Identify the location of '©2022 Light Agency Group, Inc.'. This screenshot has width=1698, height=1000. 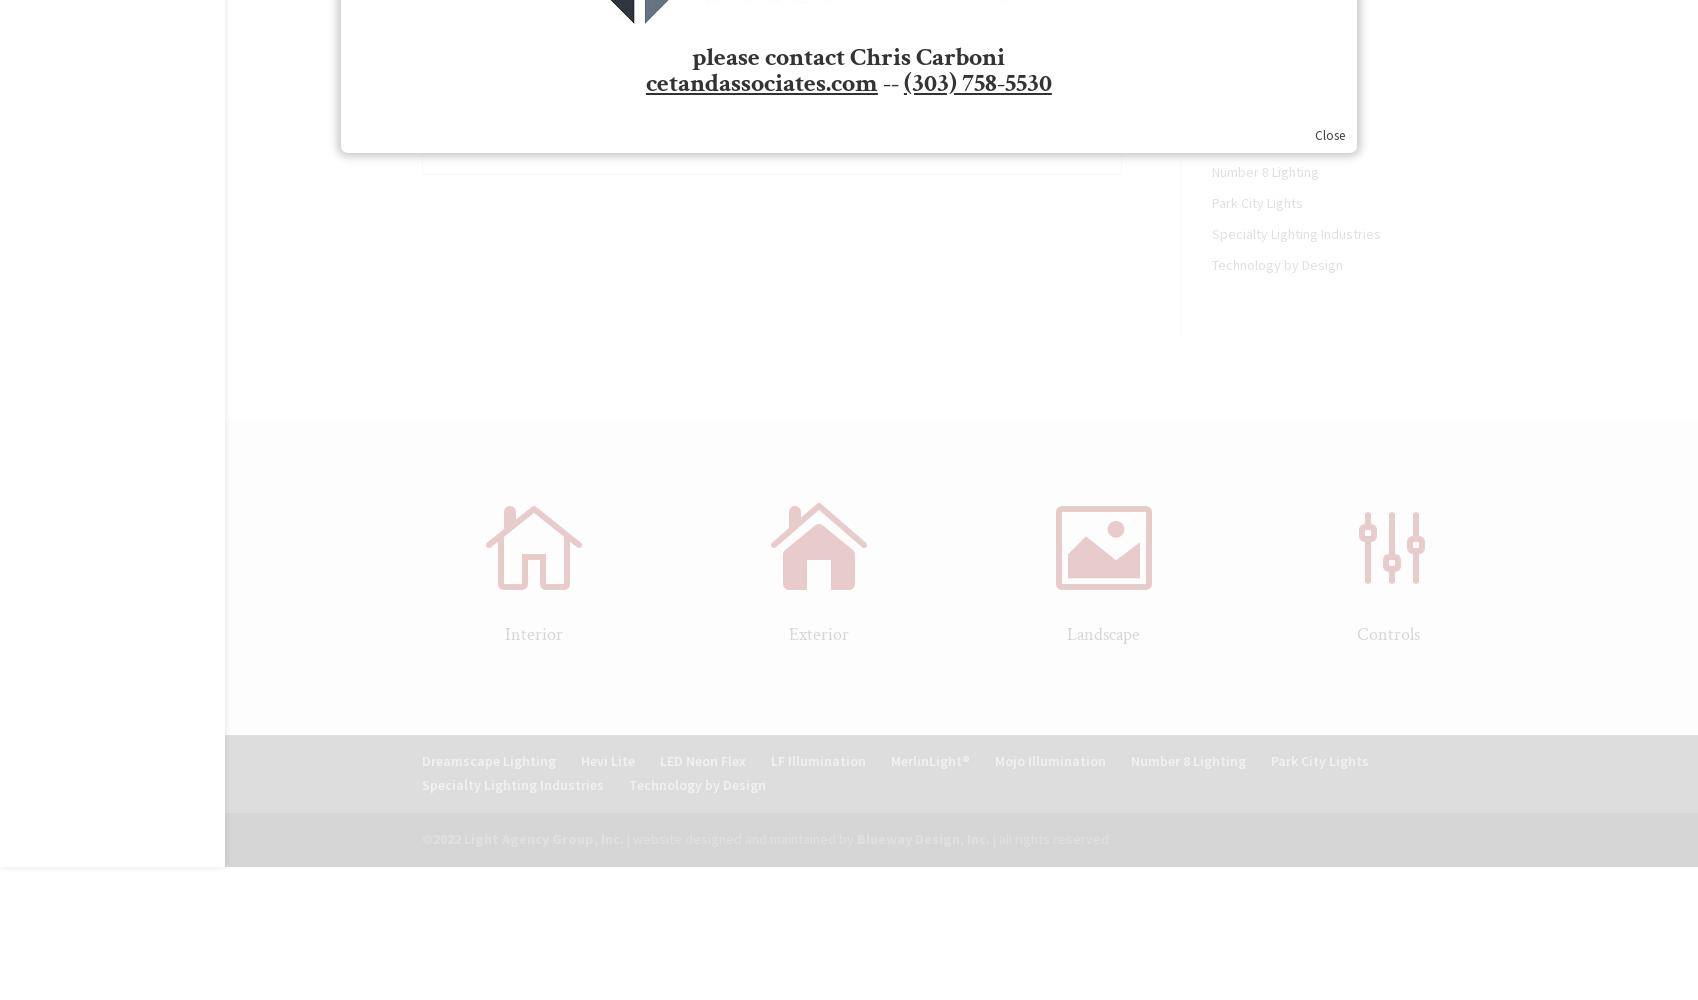
(521, 837).